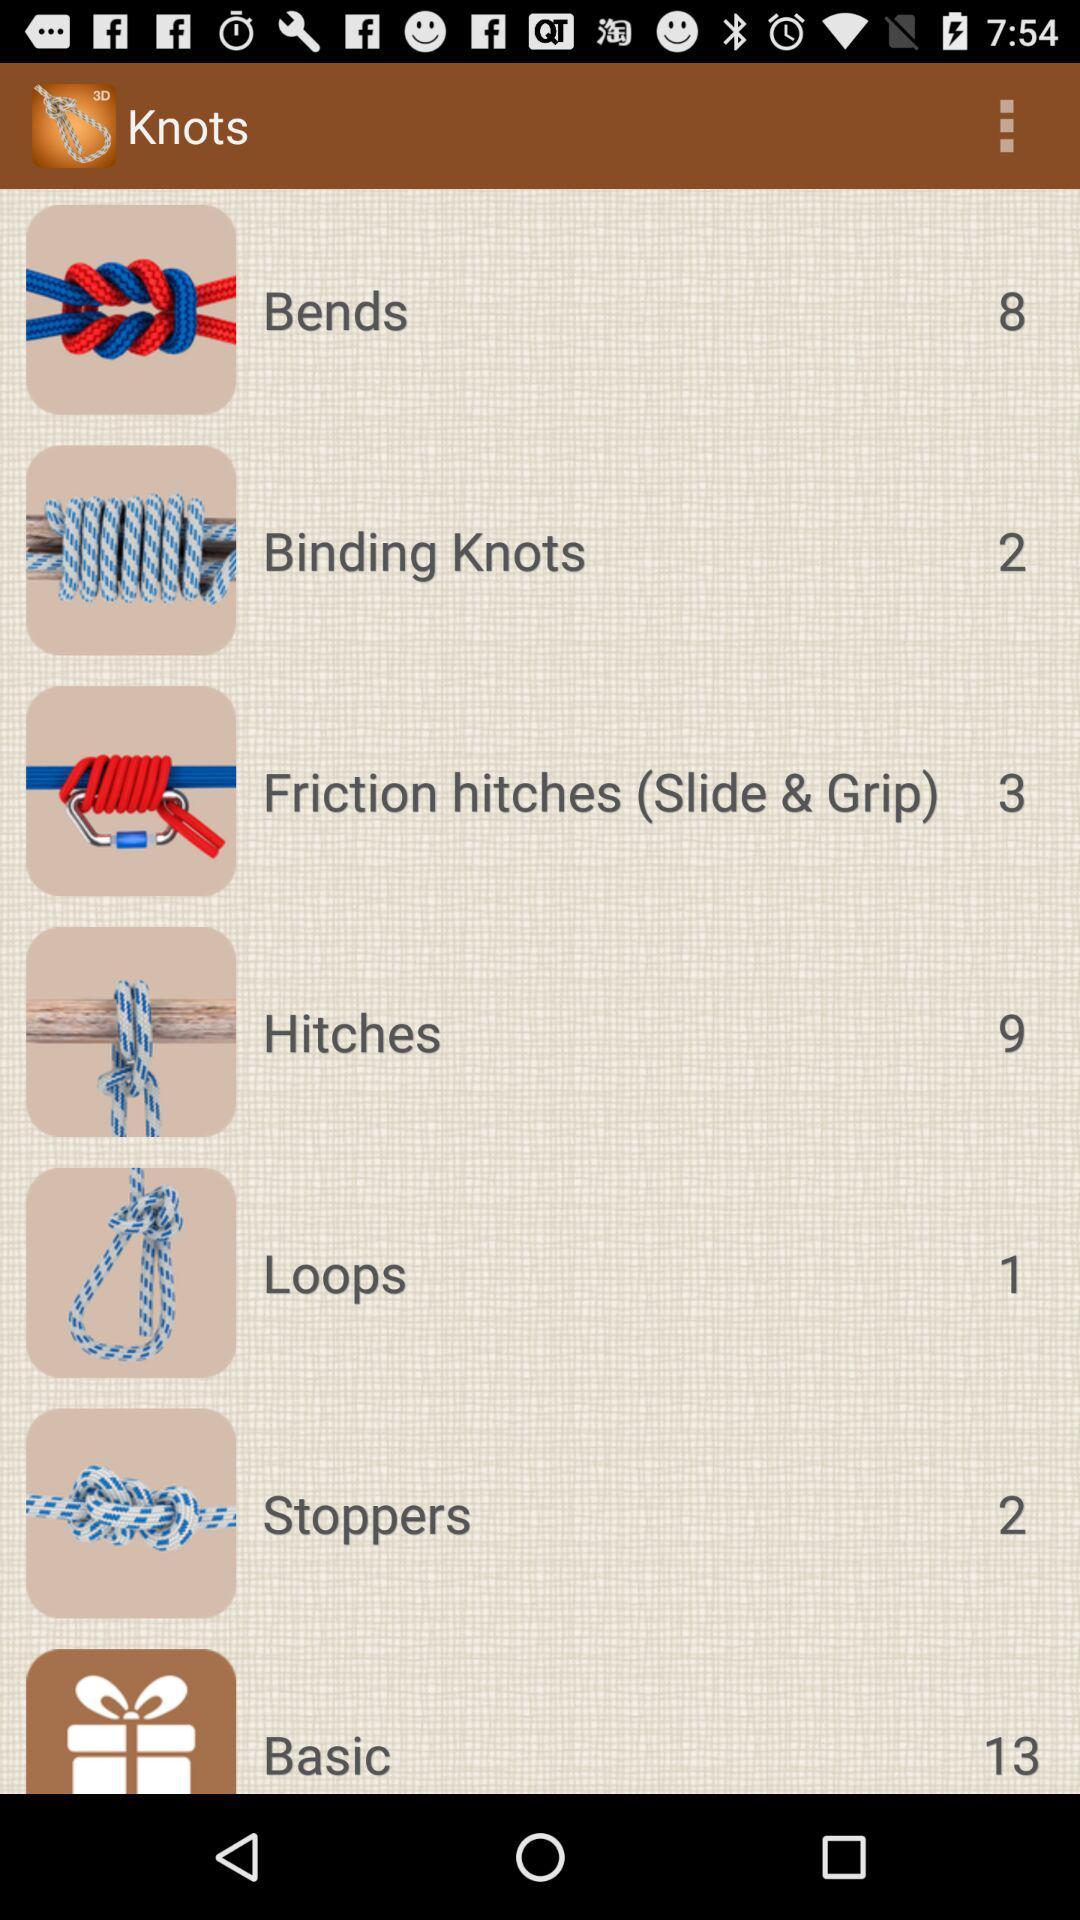 This screenshot has width=1080, height=1920. I want to click on app next to 8 icon, so click(609, 308).